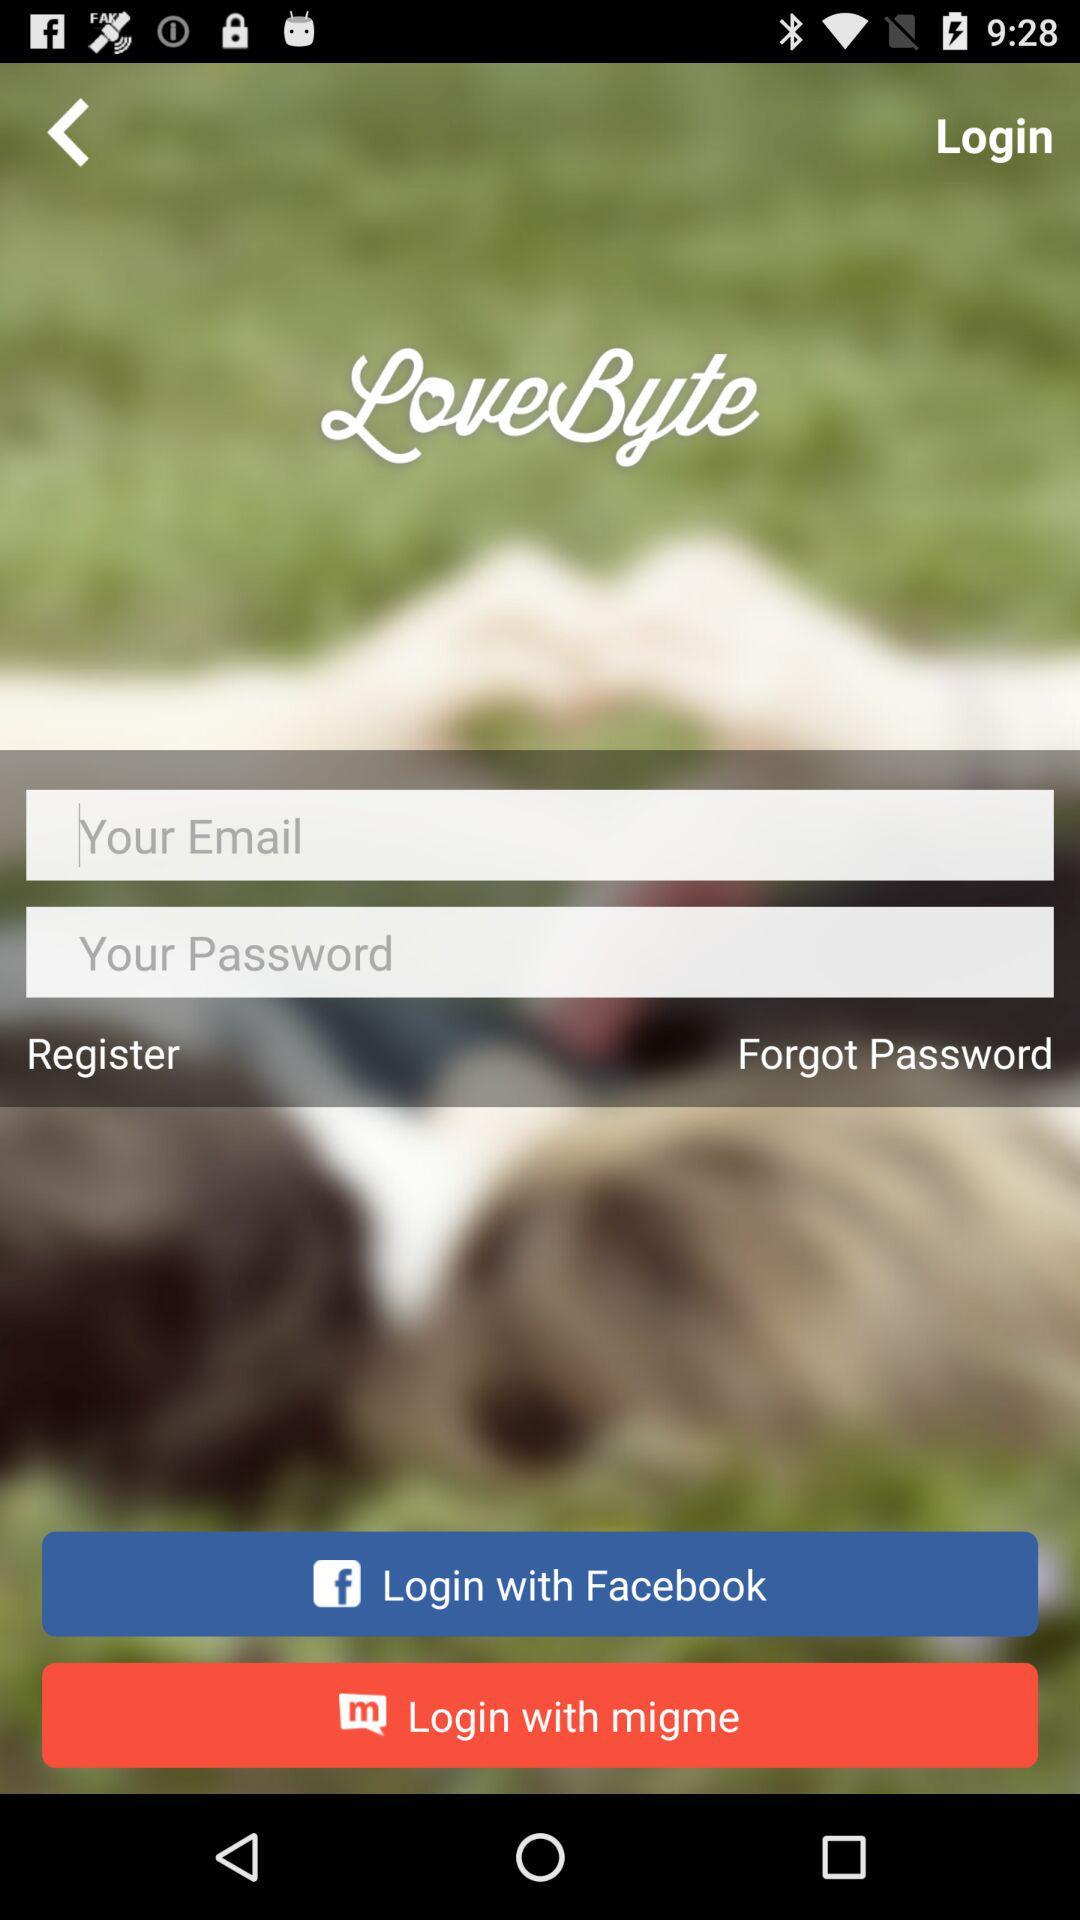 The height and width of the screenshot is (1920, 1080). What do you see at coordinates (540, 835) in the screenshot?
I see `your email` at bounding box center [540, 835].